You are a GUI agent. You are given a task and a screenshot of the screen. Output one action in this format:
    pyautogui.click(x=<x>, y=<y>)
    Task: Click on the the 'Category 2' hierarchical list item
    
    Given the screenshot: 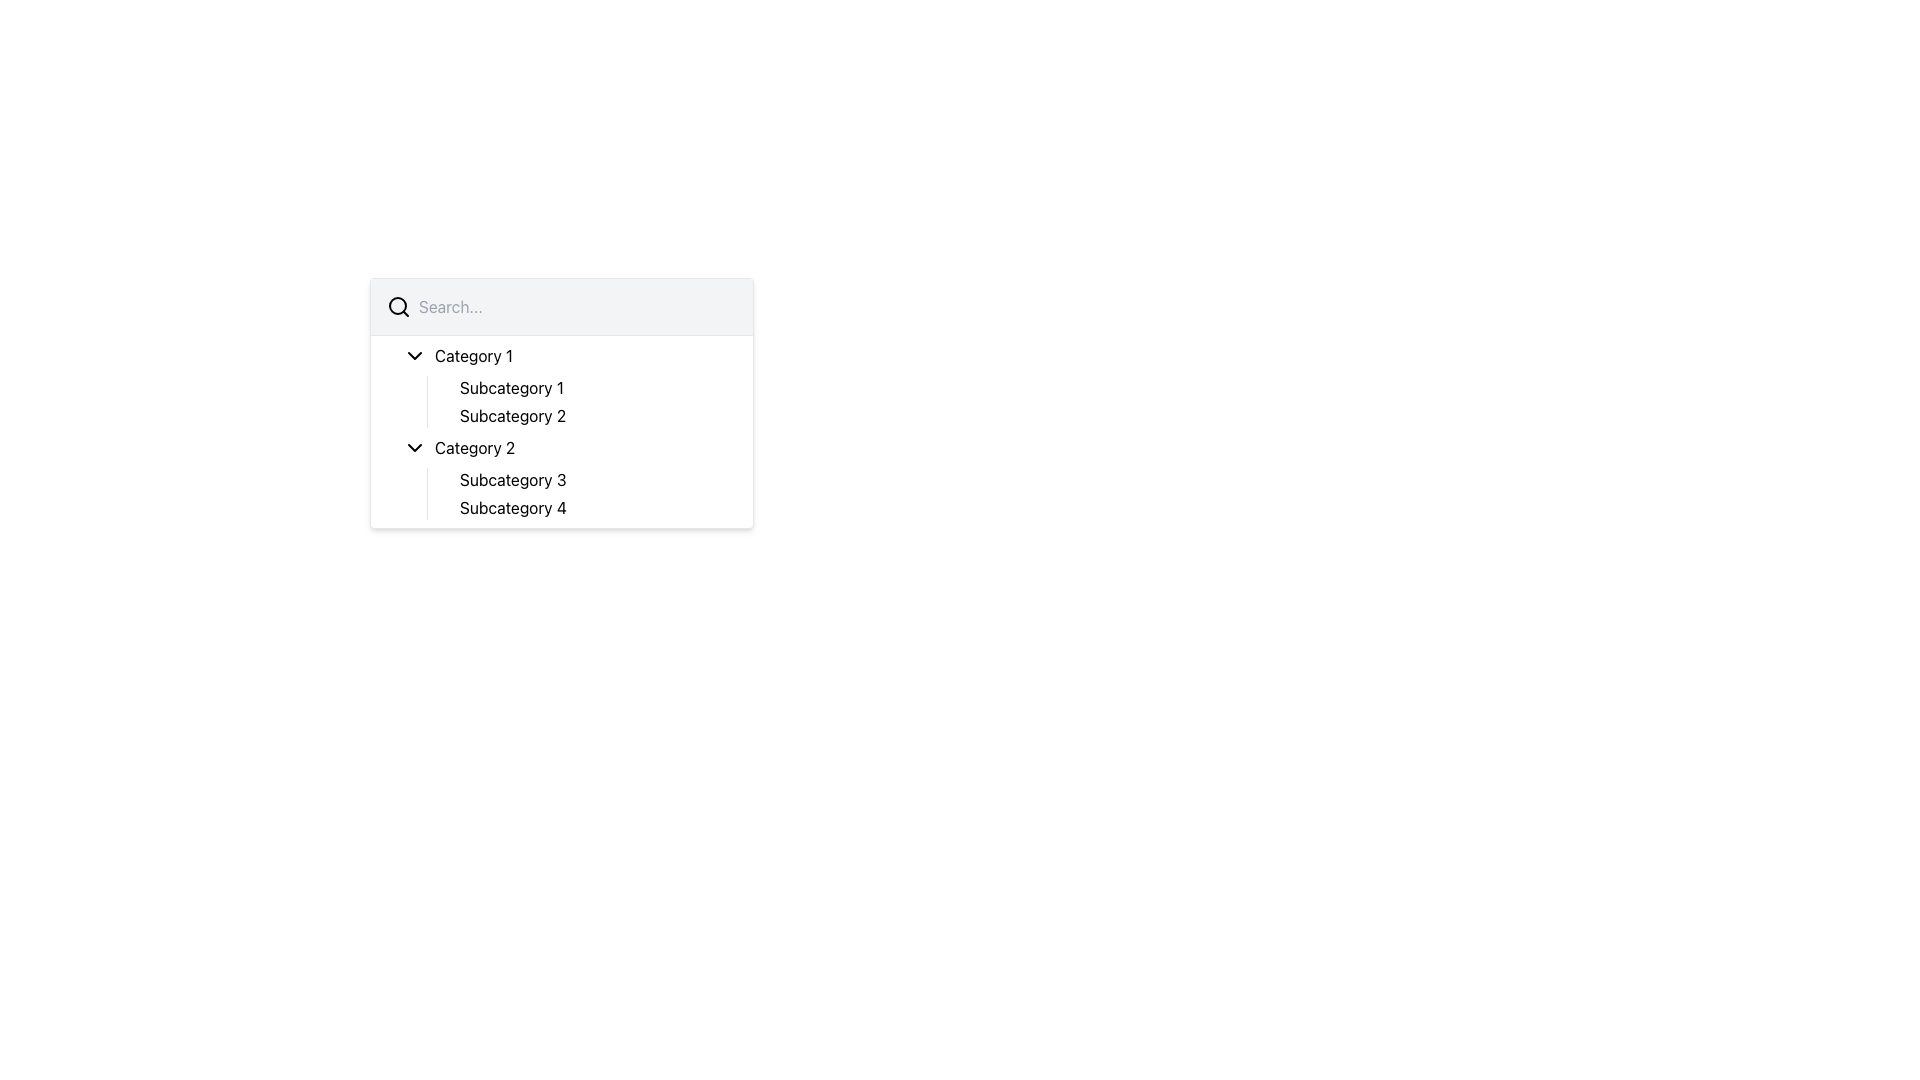 What is the action you would take?
    pyautogui.click(x=560, y=478)
    